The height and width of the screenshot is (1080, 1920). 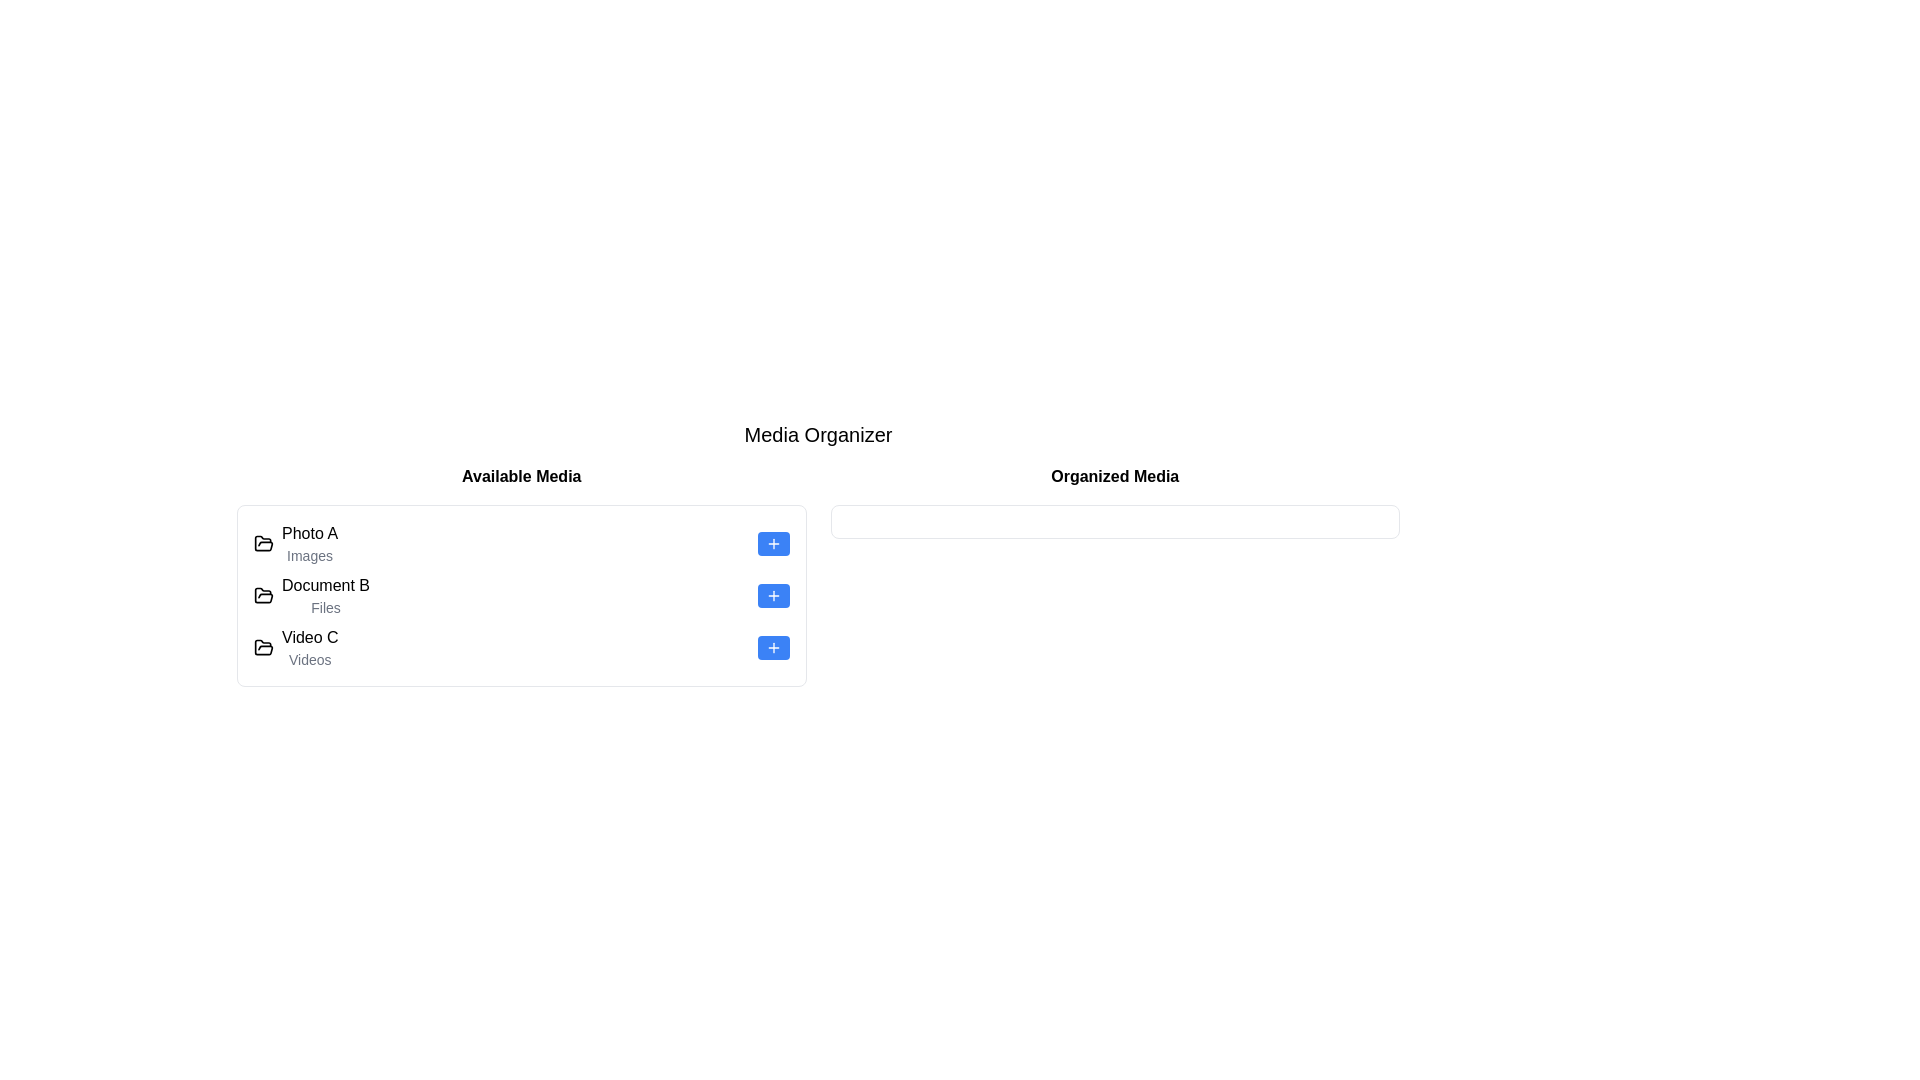 I want to click on the 'Document B' label with the accompanying folder icon from the 'Available Media' section, so click(x=326, y=595).